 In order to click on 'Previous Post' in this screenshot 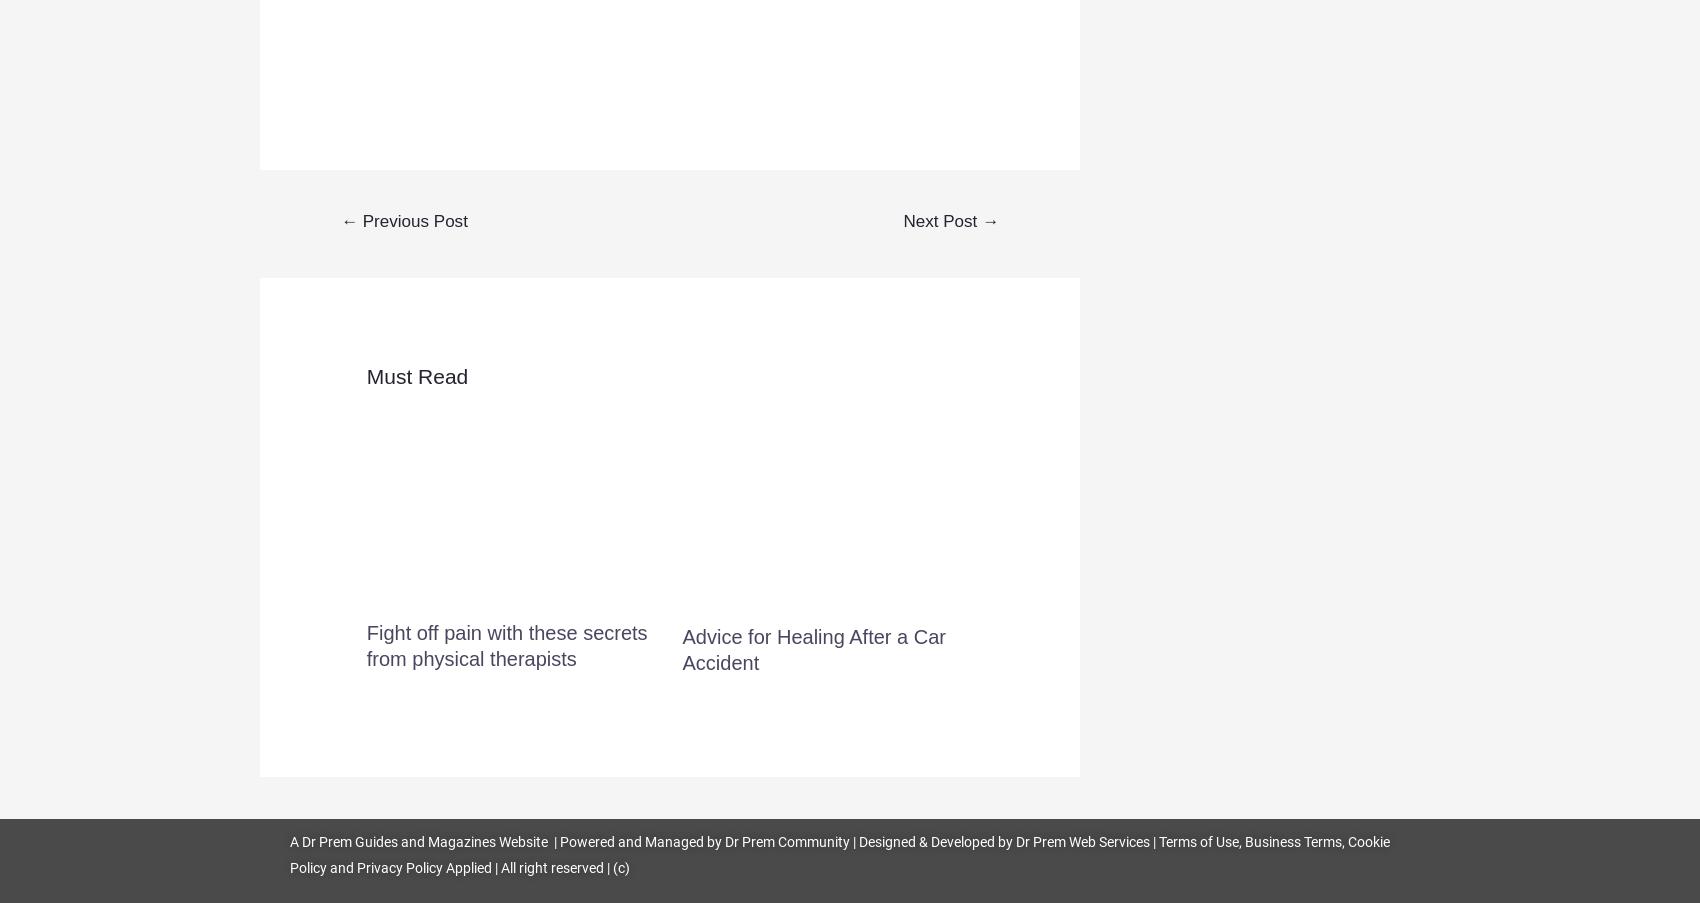, I will do `click(411, 220)`.